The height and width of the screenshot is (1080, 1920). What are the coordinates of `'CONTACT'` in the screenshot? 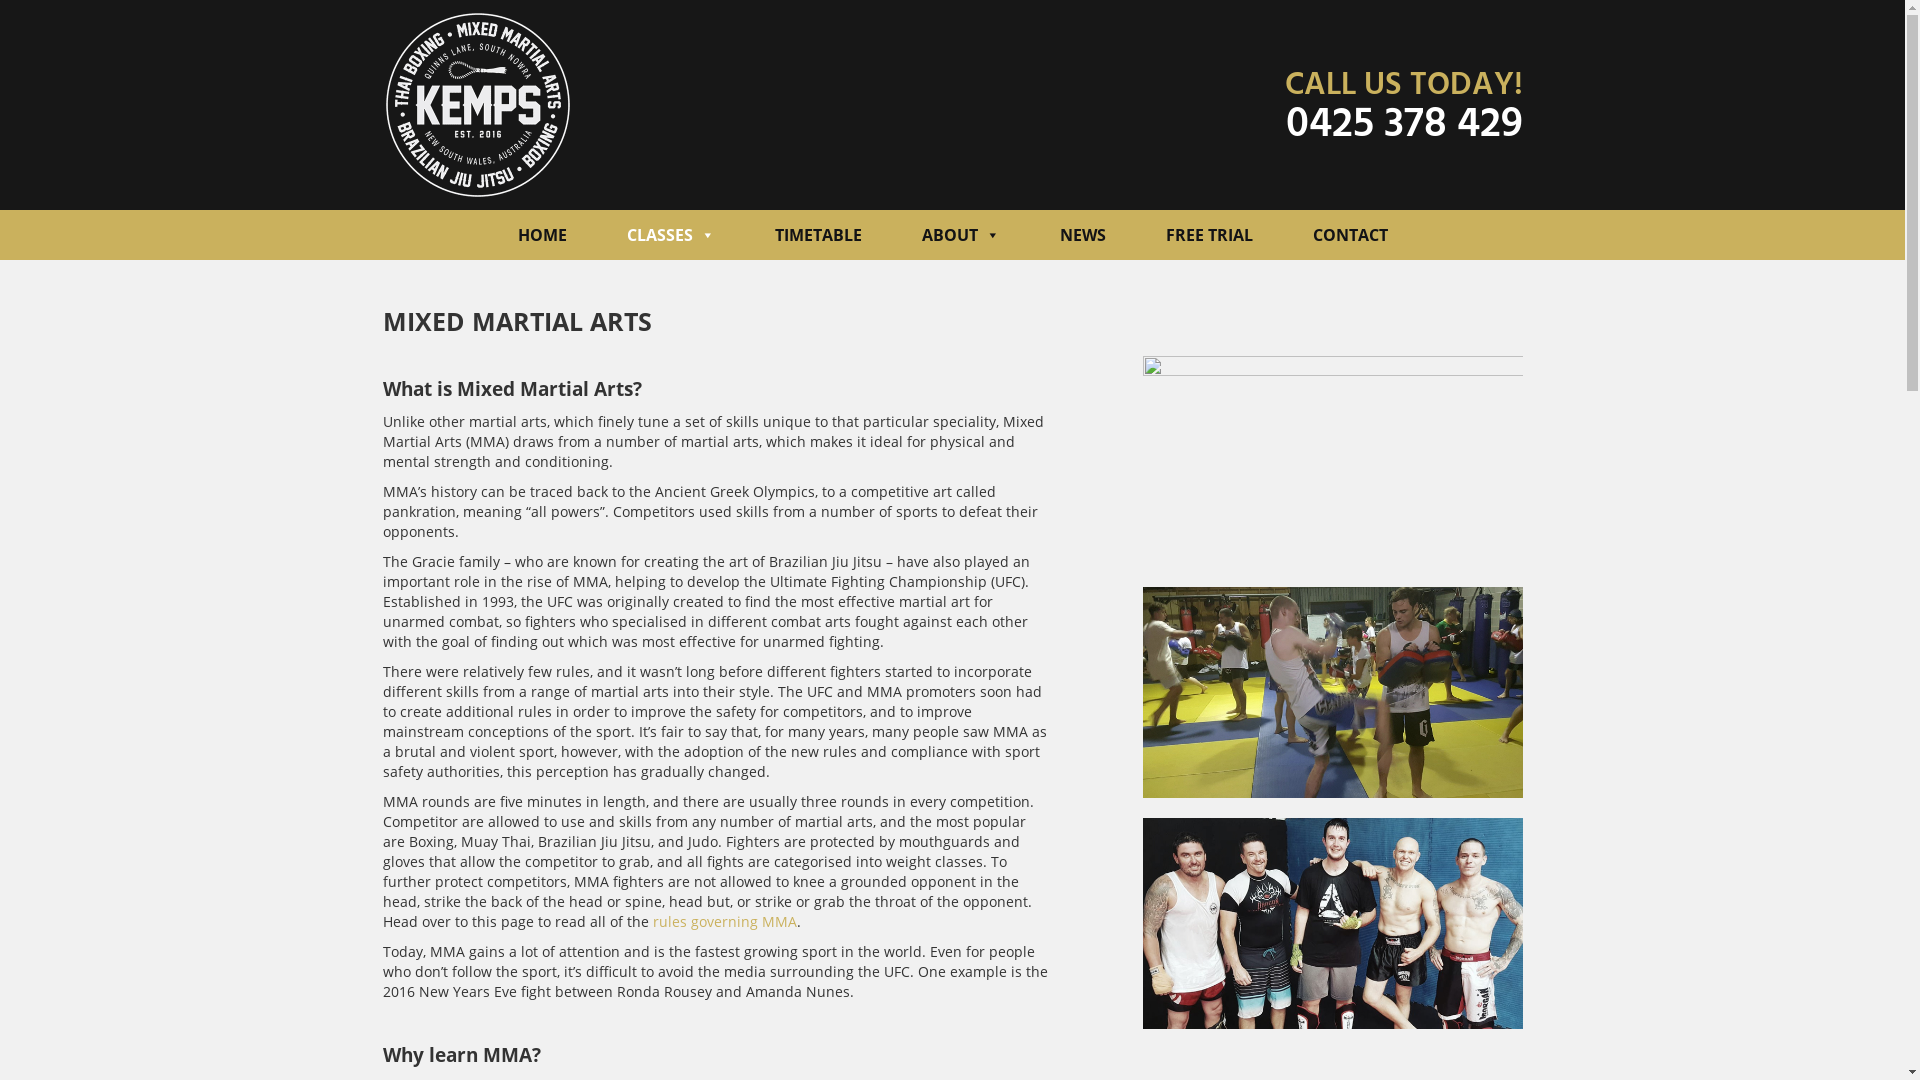 It's located at (1349, 234).